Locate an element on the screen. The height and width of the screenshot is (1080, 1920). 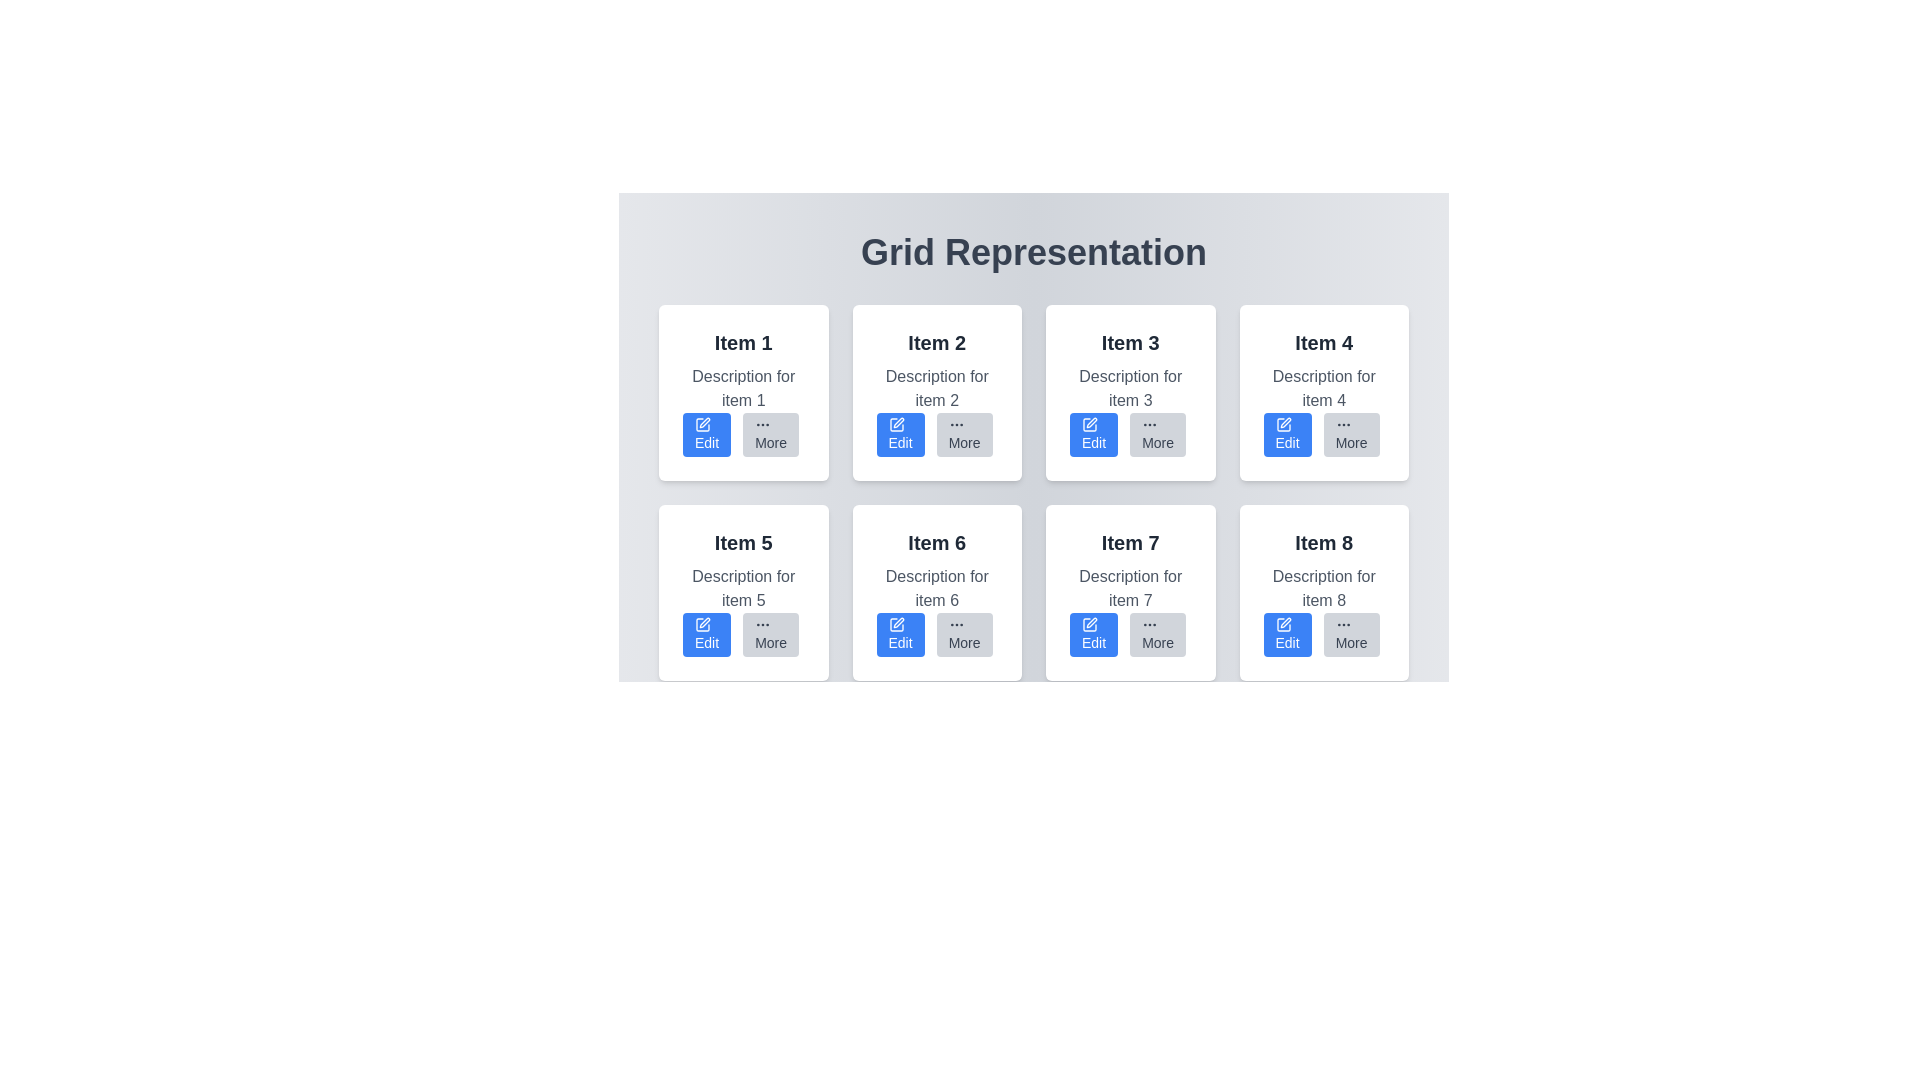
the primary heading or title text display located in the header section of the third card in the first row of the grid layout is located at coordinates (1130, 342).